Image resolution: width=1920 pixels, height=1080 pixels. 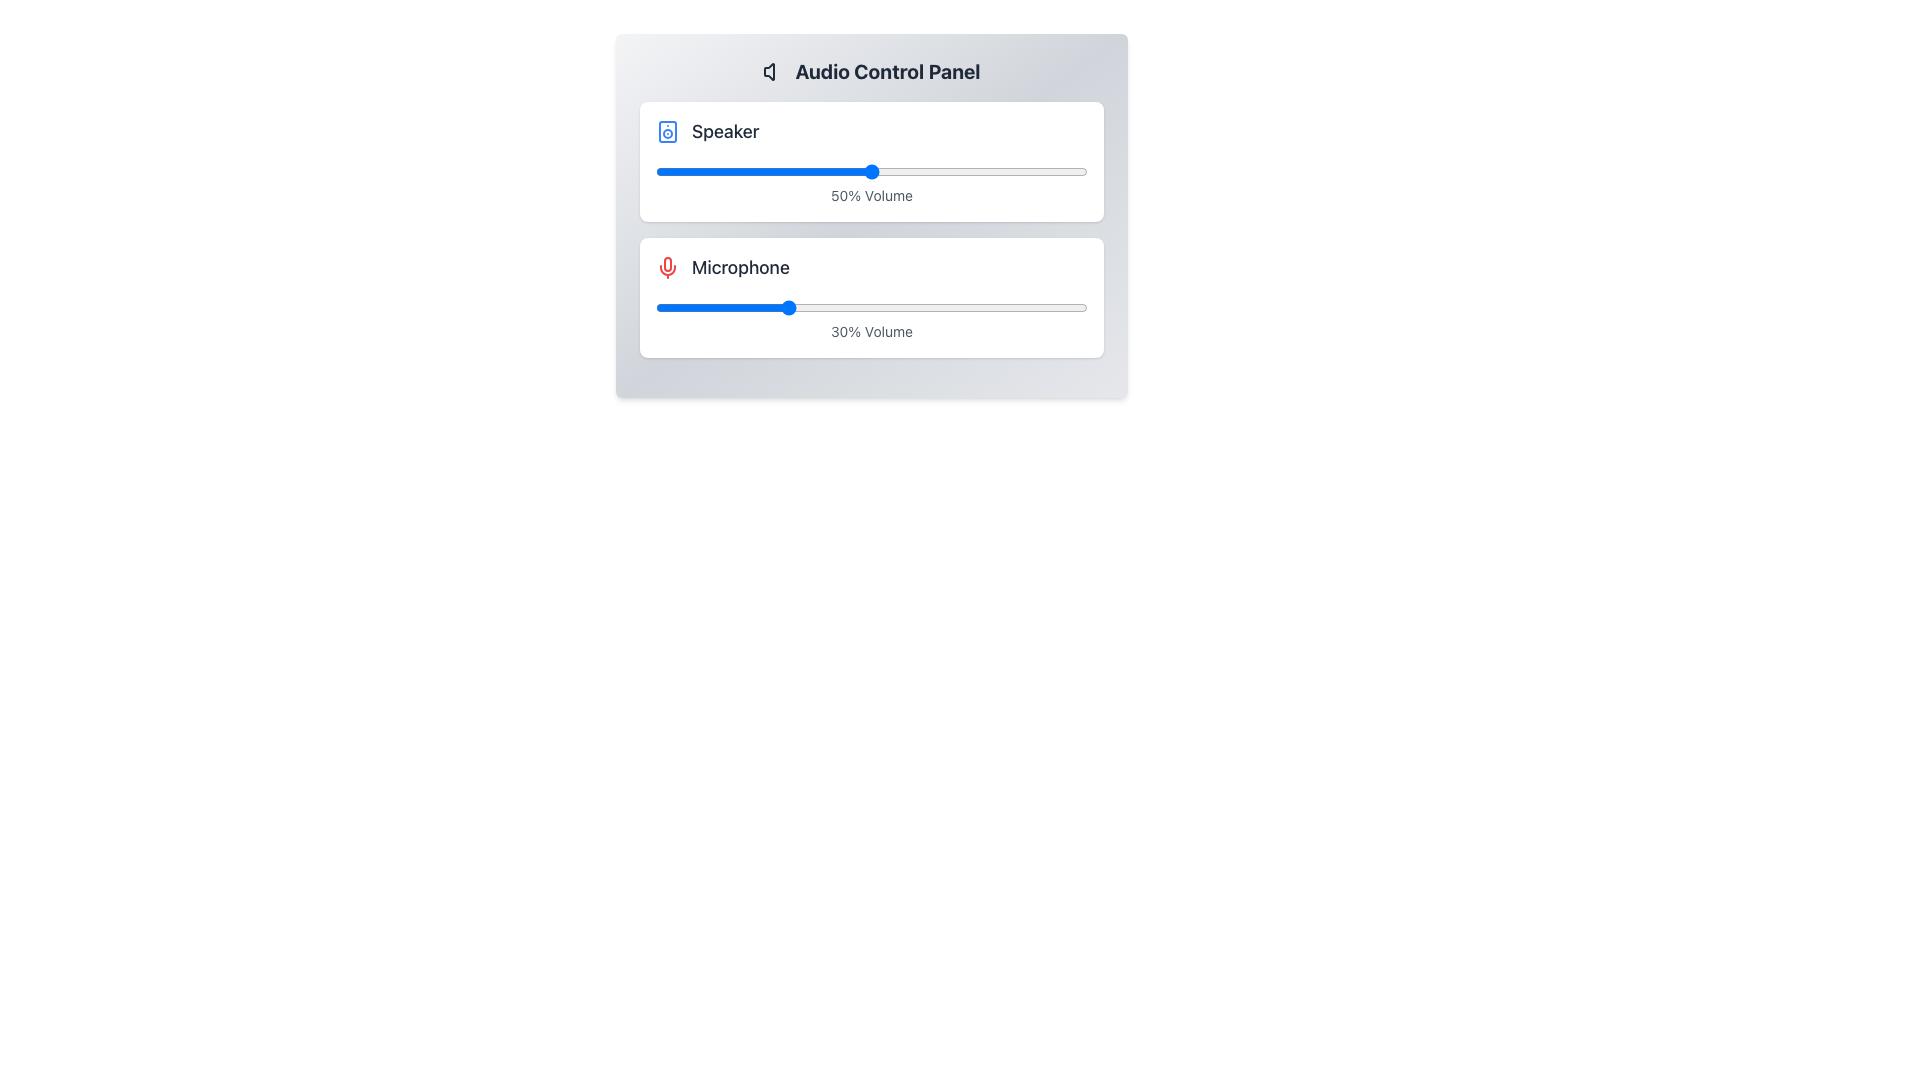 What do you see at coordinates (677, 308) in the screenshot?
I see `the microphone volume` at bounding box center [677, 308].